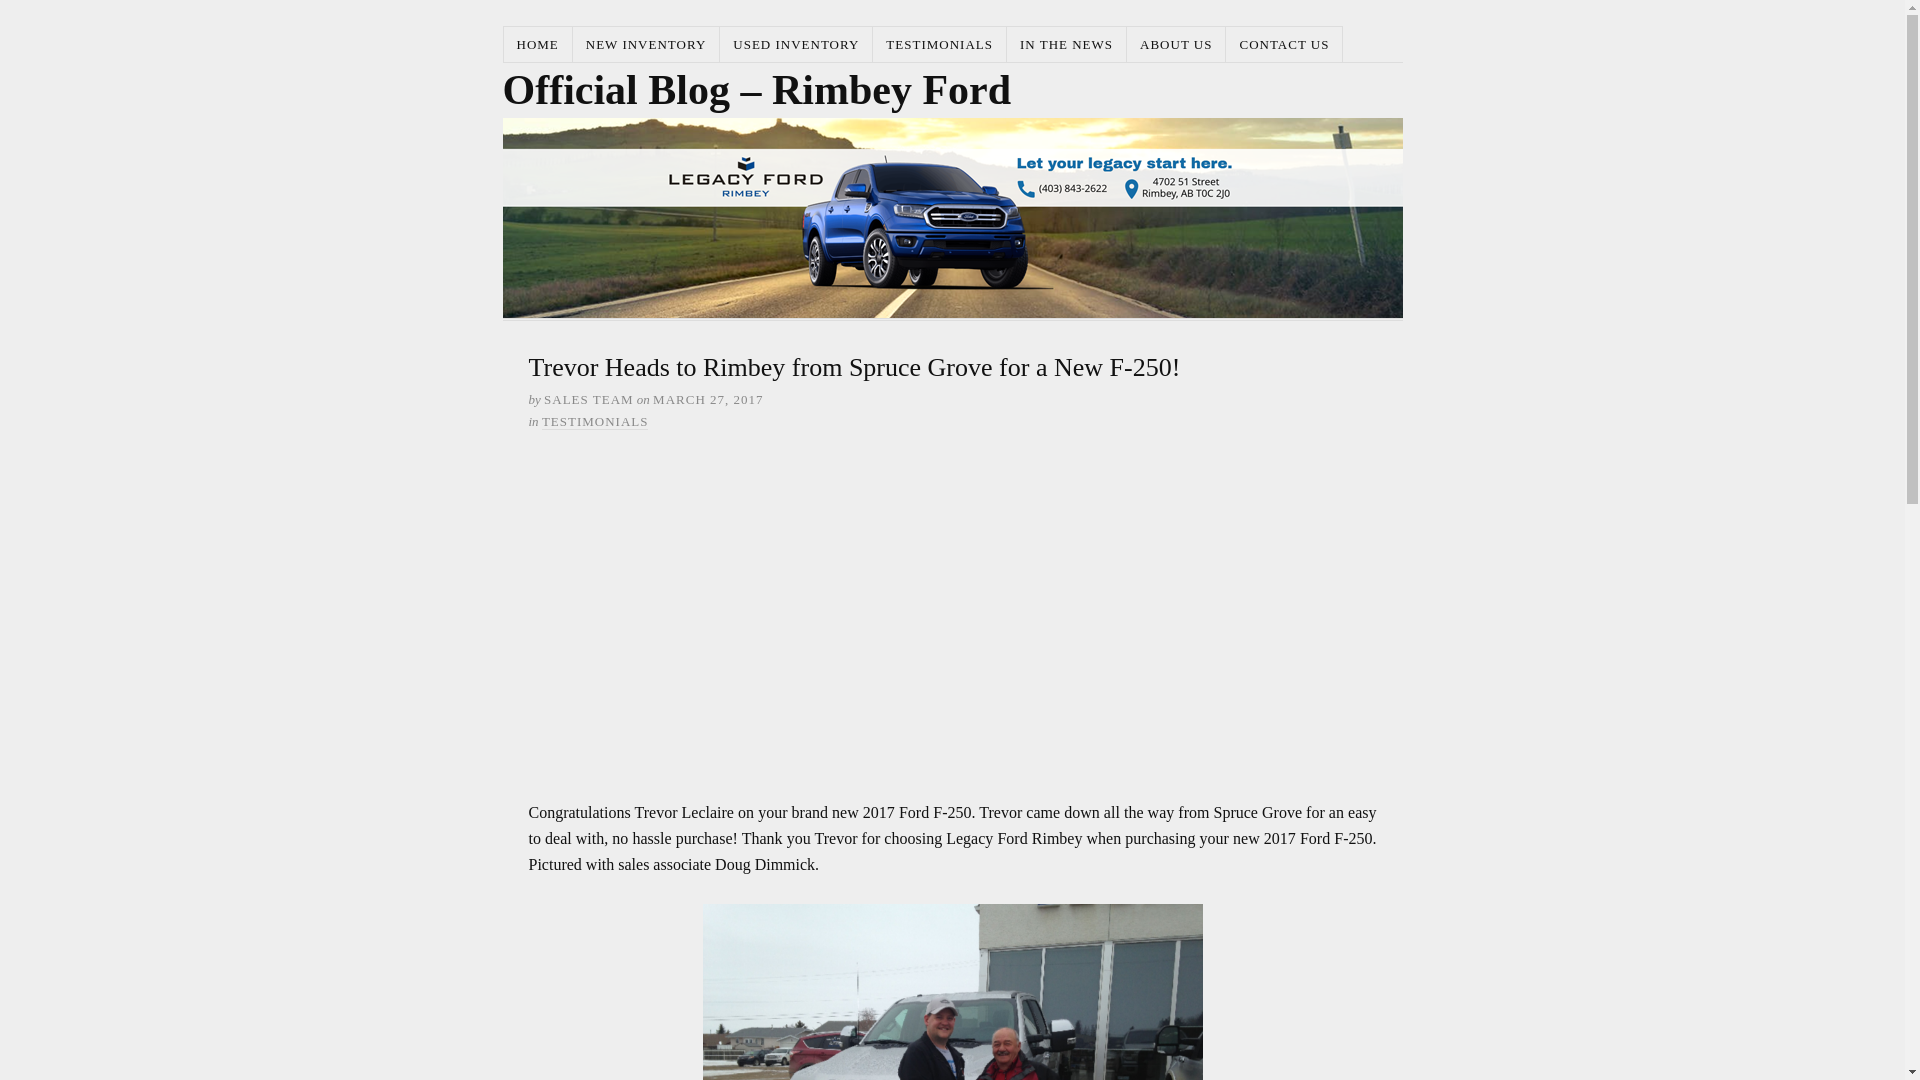 The width and height of the screenshot is (1920, 1080). What do you see at coordinates (538, 44) in the screenshot?
I see `'HOME'` at bounding box center [538, 44].